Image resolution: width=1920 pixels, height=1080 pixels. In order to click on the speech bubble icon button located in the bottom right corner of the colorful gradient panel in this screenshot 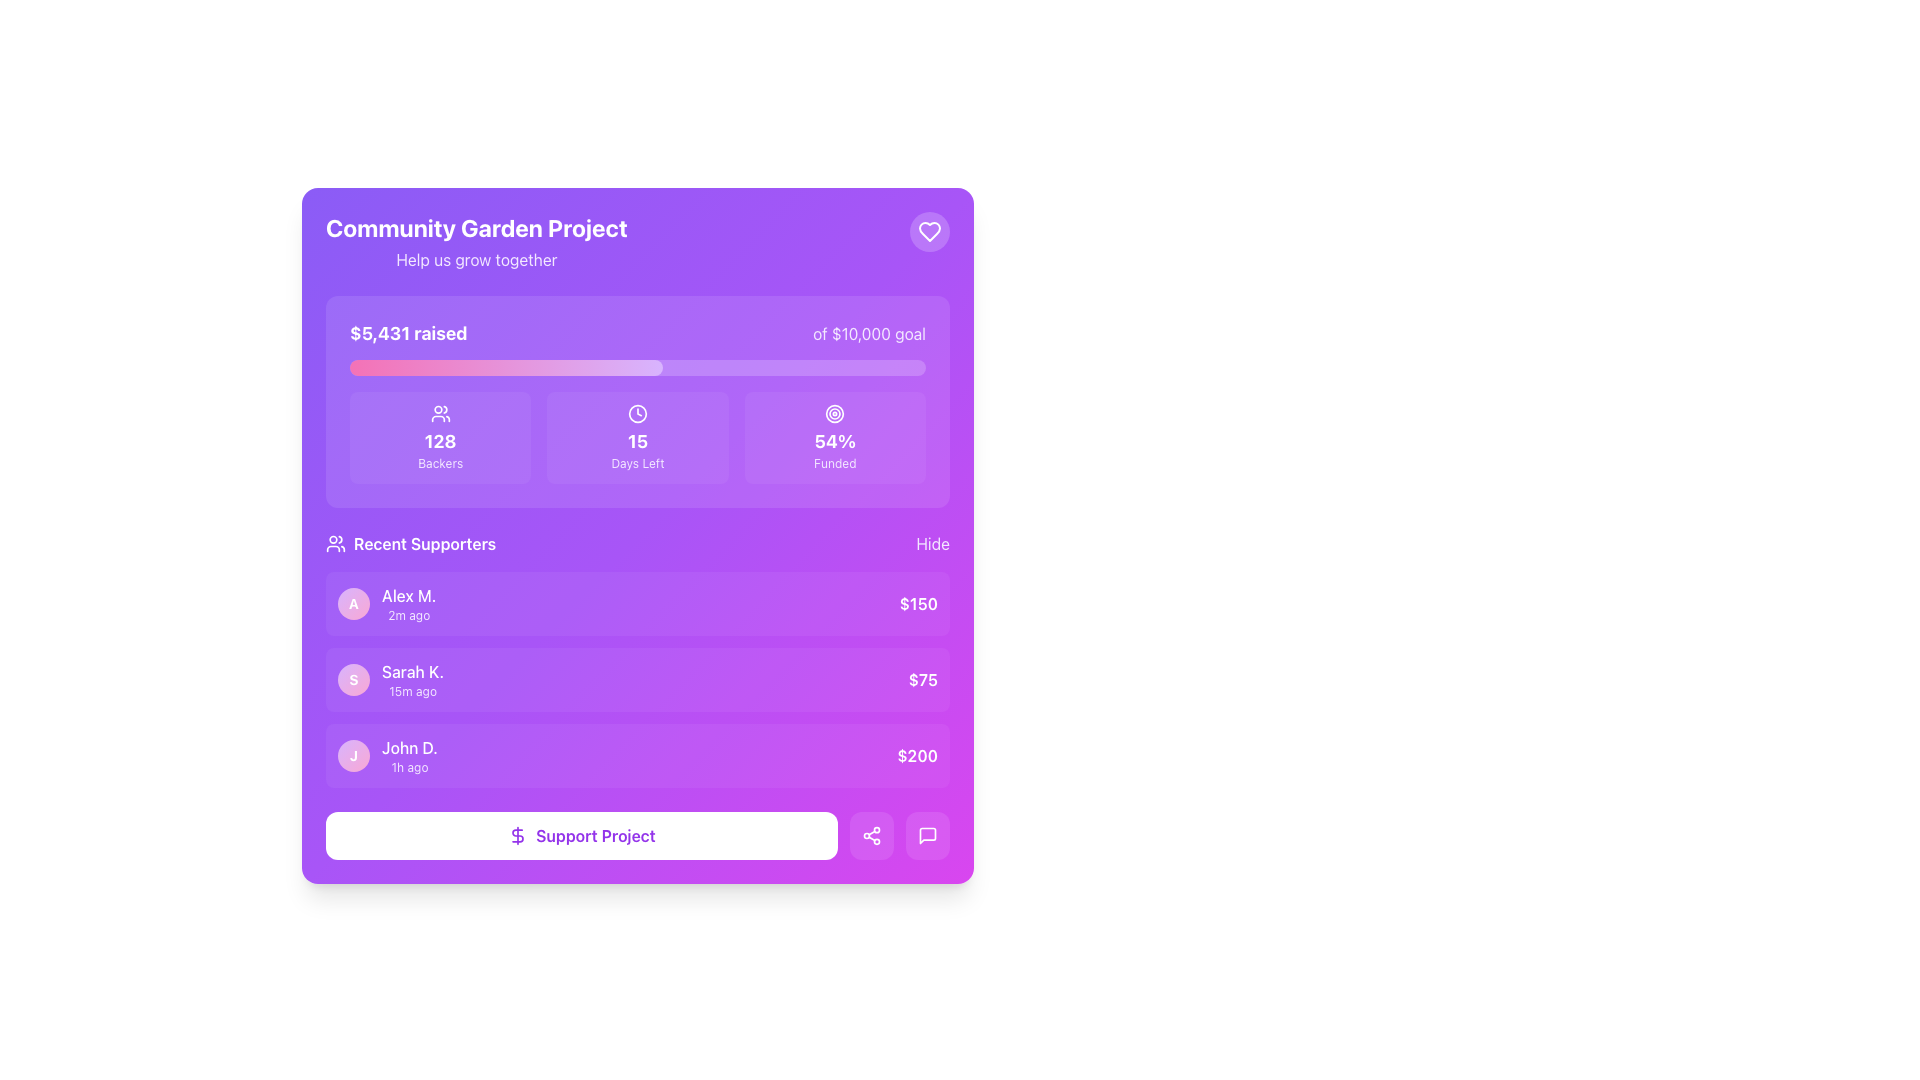, I will do `click(926, 836)`.